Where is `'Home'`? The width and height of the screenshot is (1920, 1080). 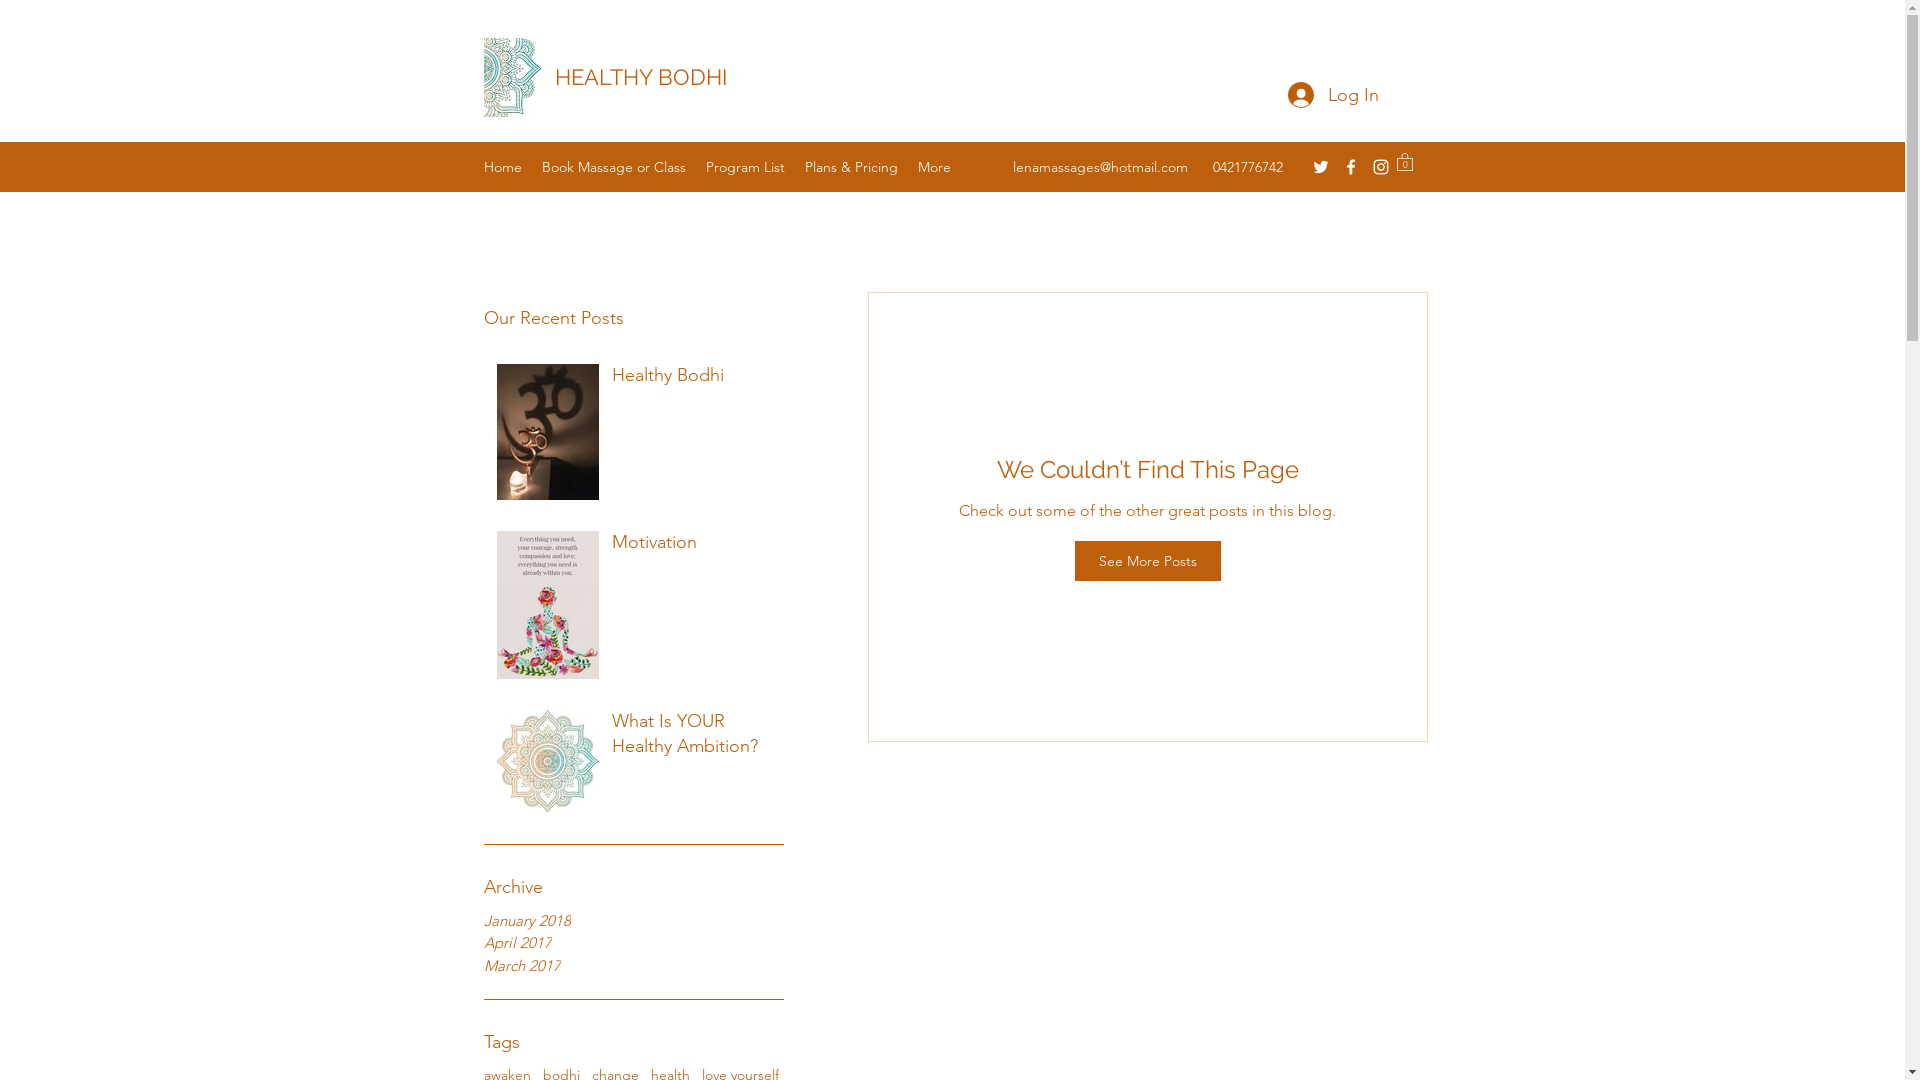
'Home' is located at coordinates (503, 165).